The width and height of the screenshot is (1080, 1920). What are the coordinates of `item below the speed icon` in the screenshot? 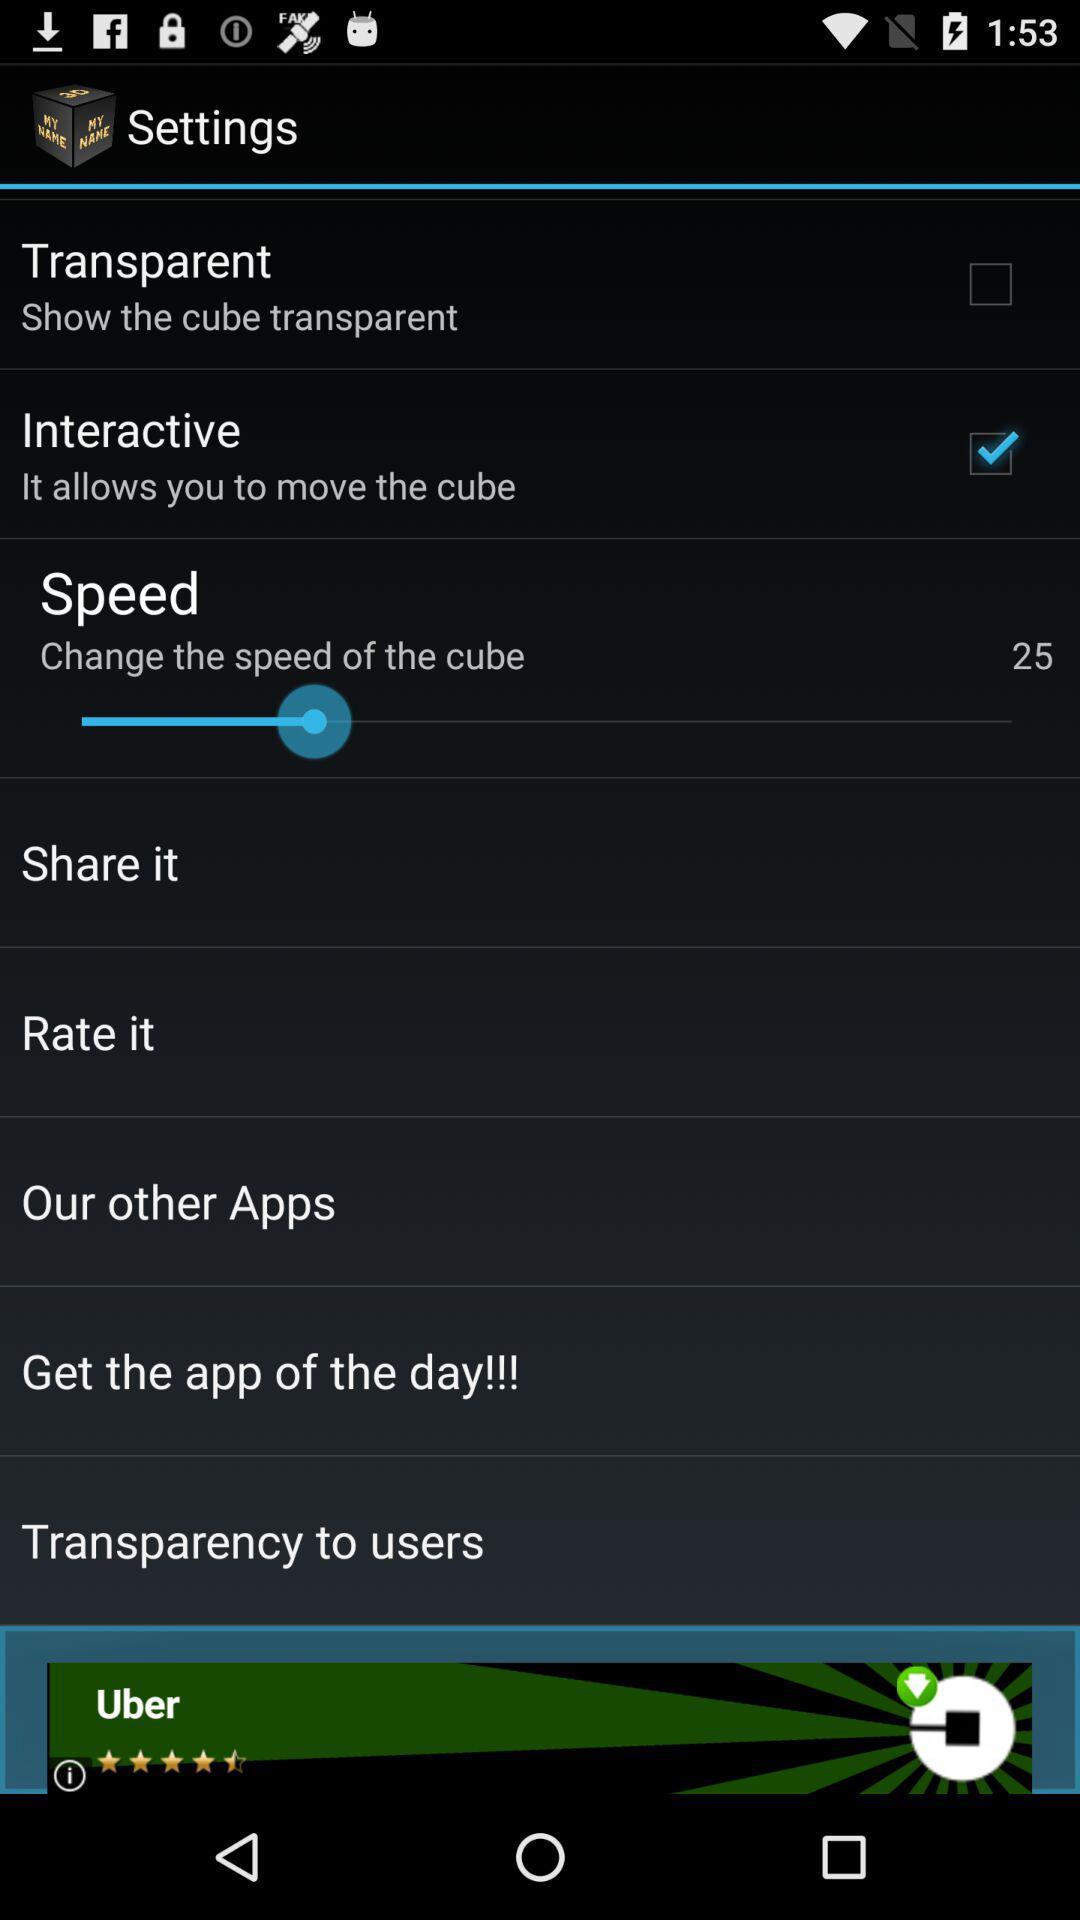 It's located at (546, 654).